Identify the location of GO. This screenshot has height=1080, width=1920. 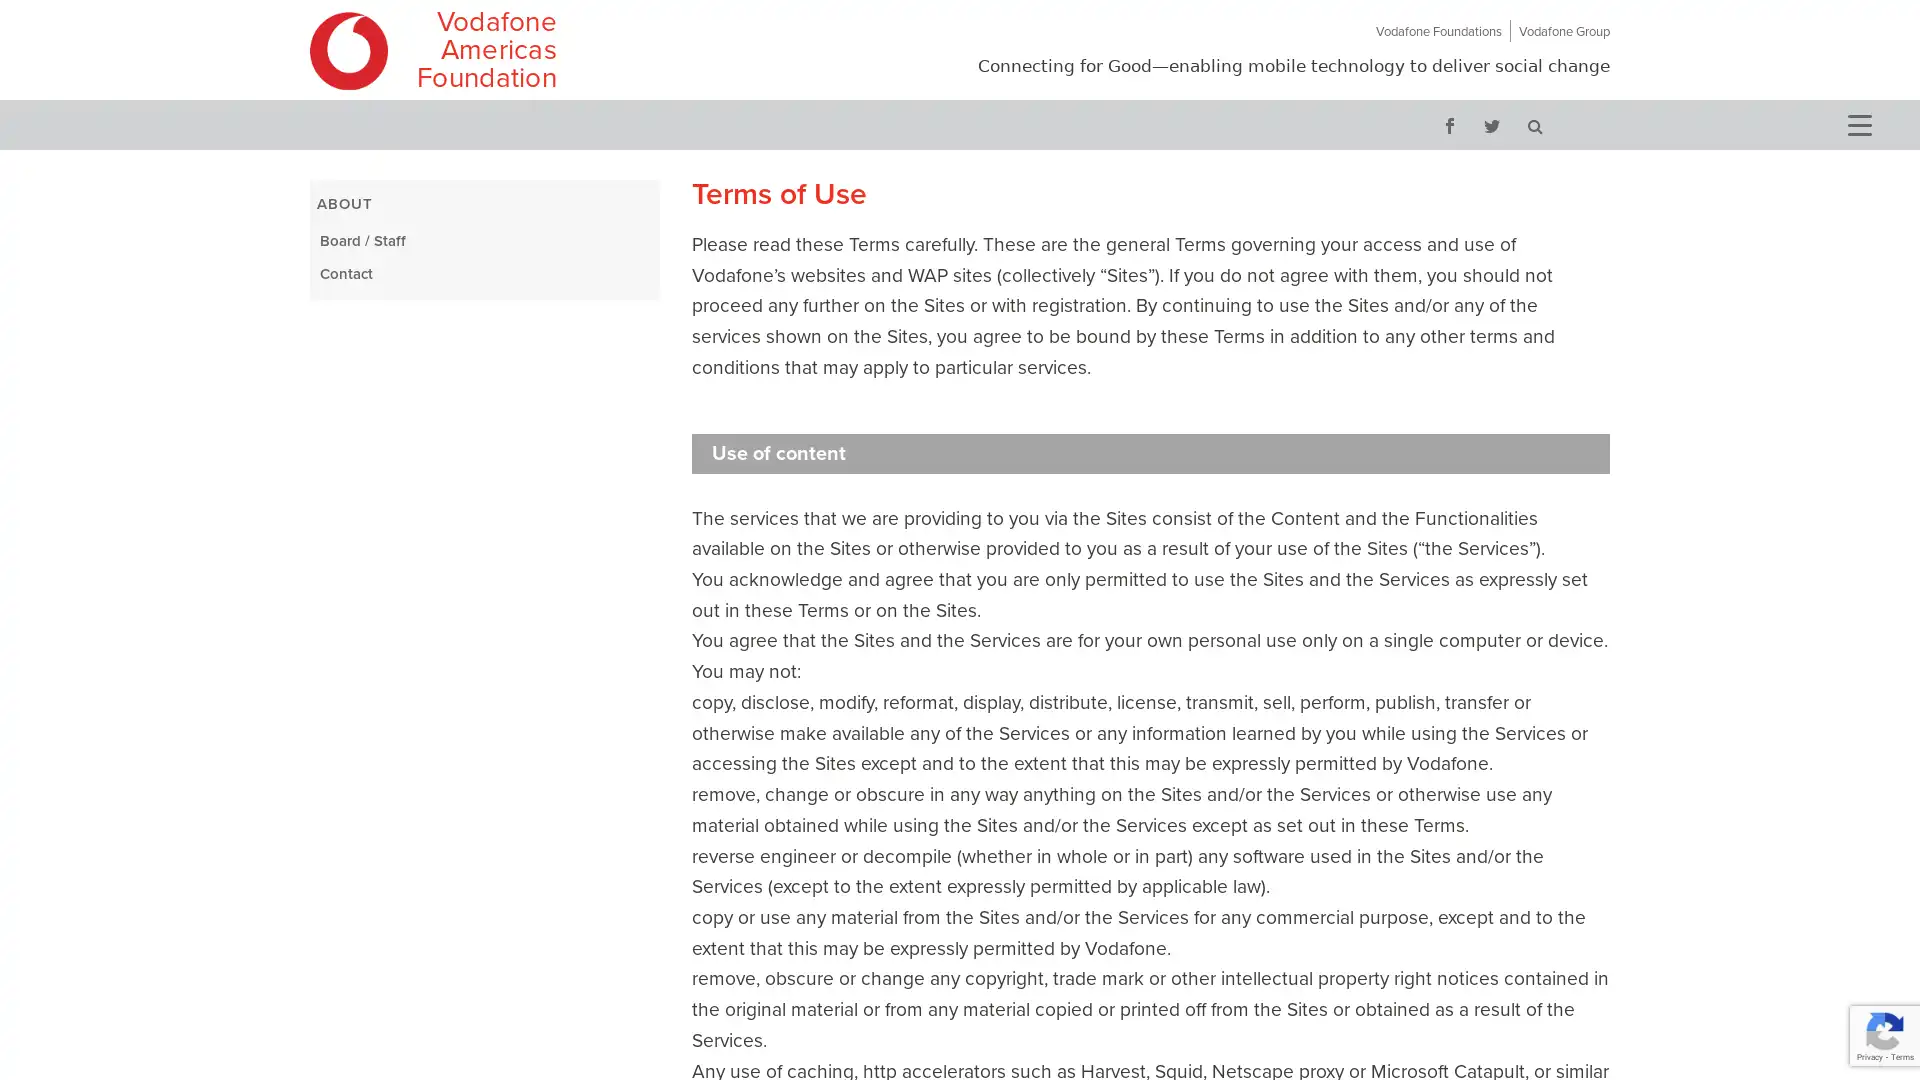
(1534, 124).